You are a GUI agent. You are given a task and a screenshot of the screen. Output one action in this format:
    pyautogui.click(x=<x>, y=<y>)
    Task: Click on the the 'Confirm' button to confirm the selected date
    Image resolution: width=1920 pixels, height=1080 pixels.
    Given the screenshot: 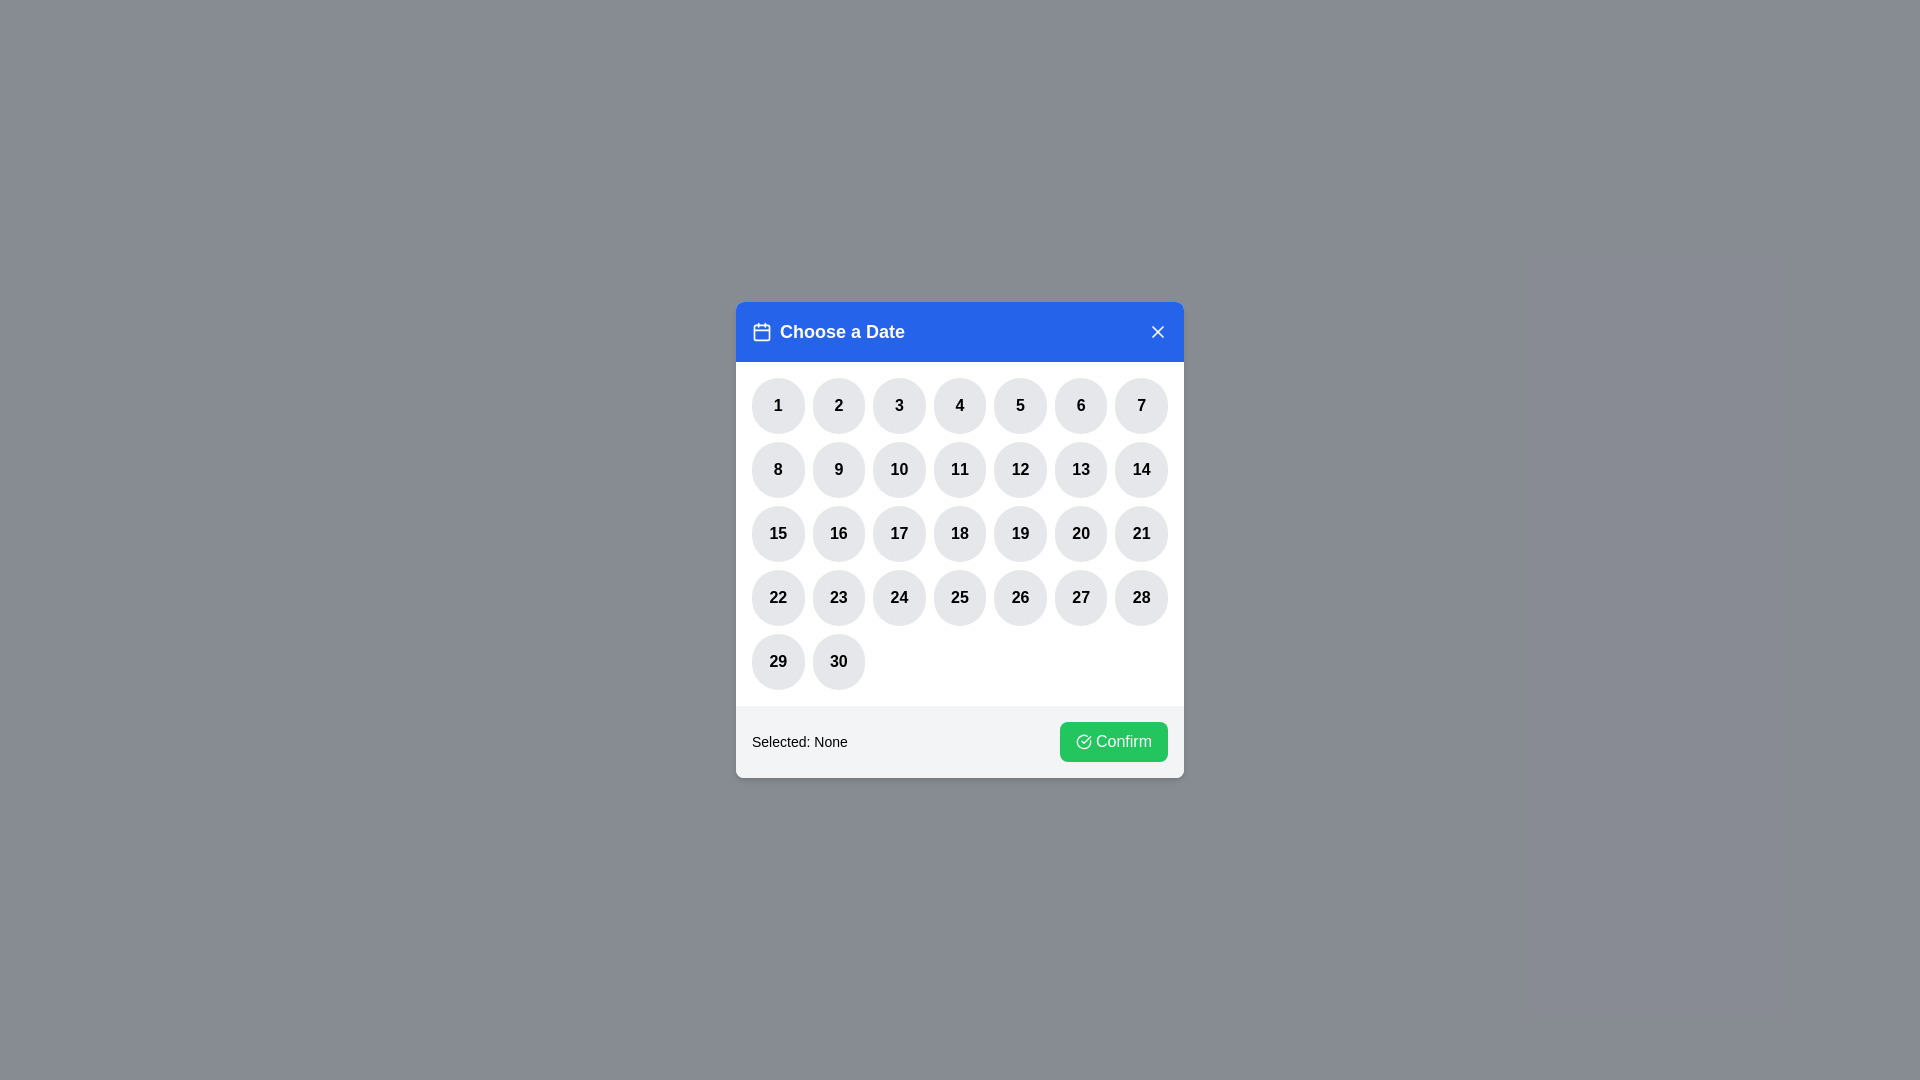 What is the action you would take?
    pyautogui.click(x=1112, y=741)
    